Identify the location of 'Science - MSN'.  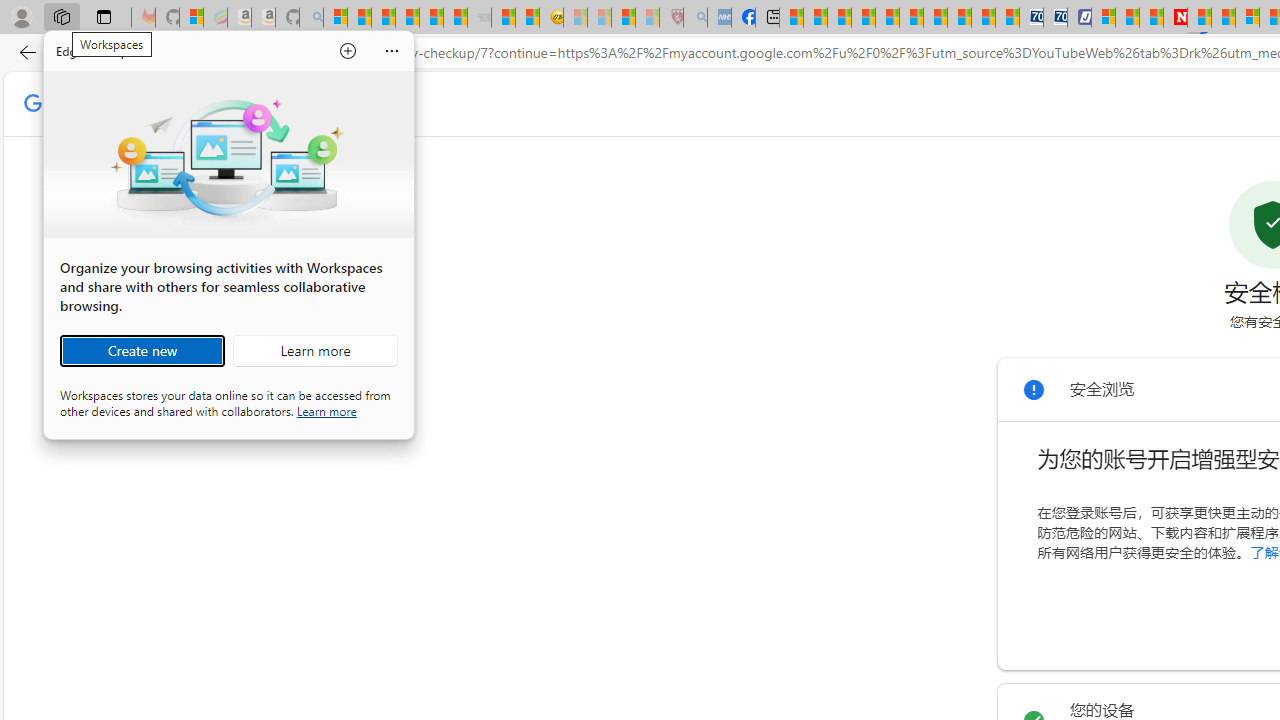
(622, 17).